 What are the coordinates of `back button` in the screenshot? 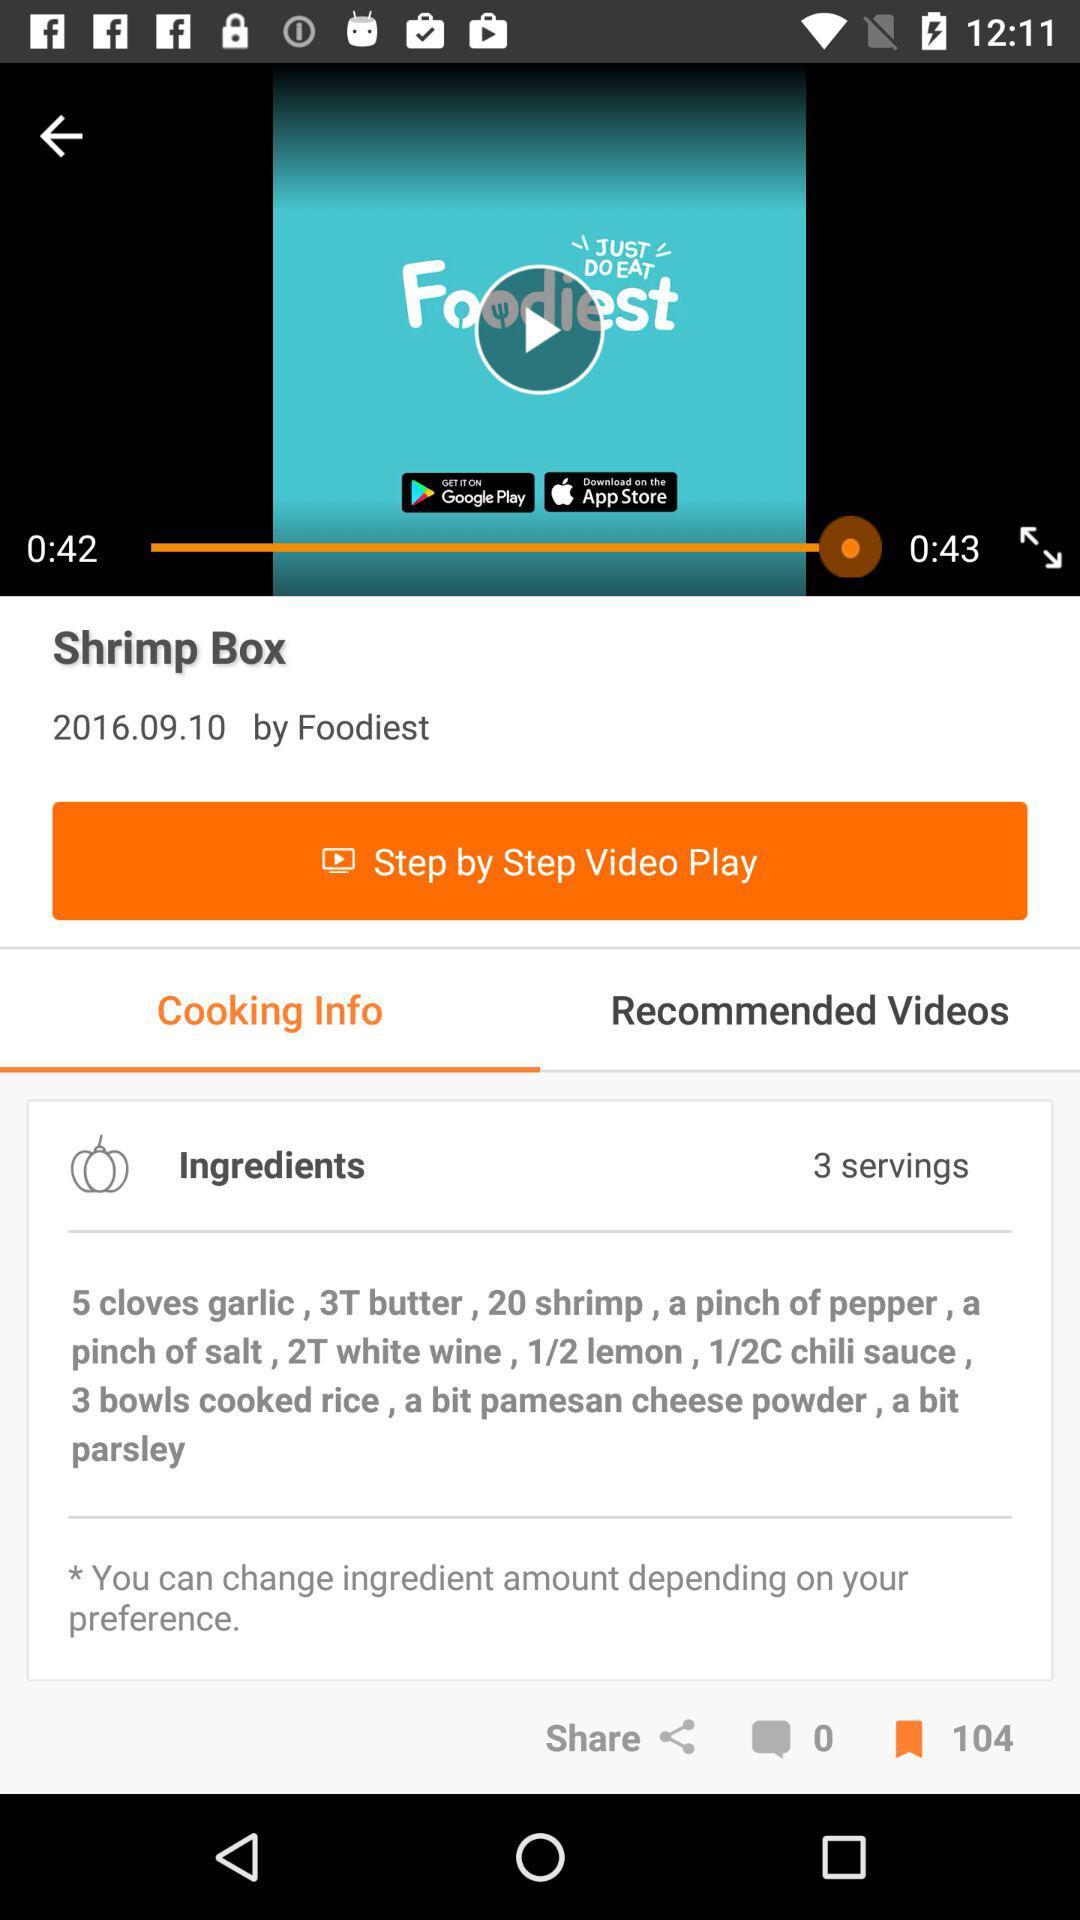 It's located at (60, 135).